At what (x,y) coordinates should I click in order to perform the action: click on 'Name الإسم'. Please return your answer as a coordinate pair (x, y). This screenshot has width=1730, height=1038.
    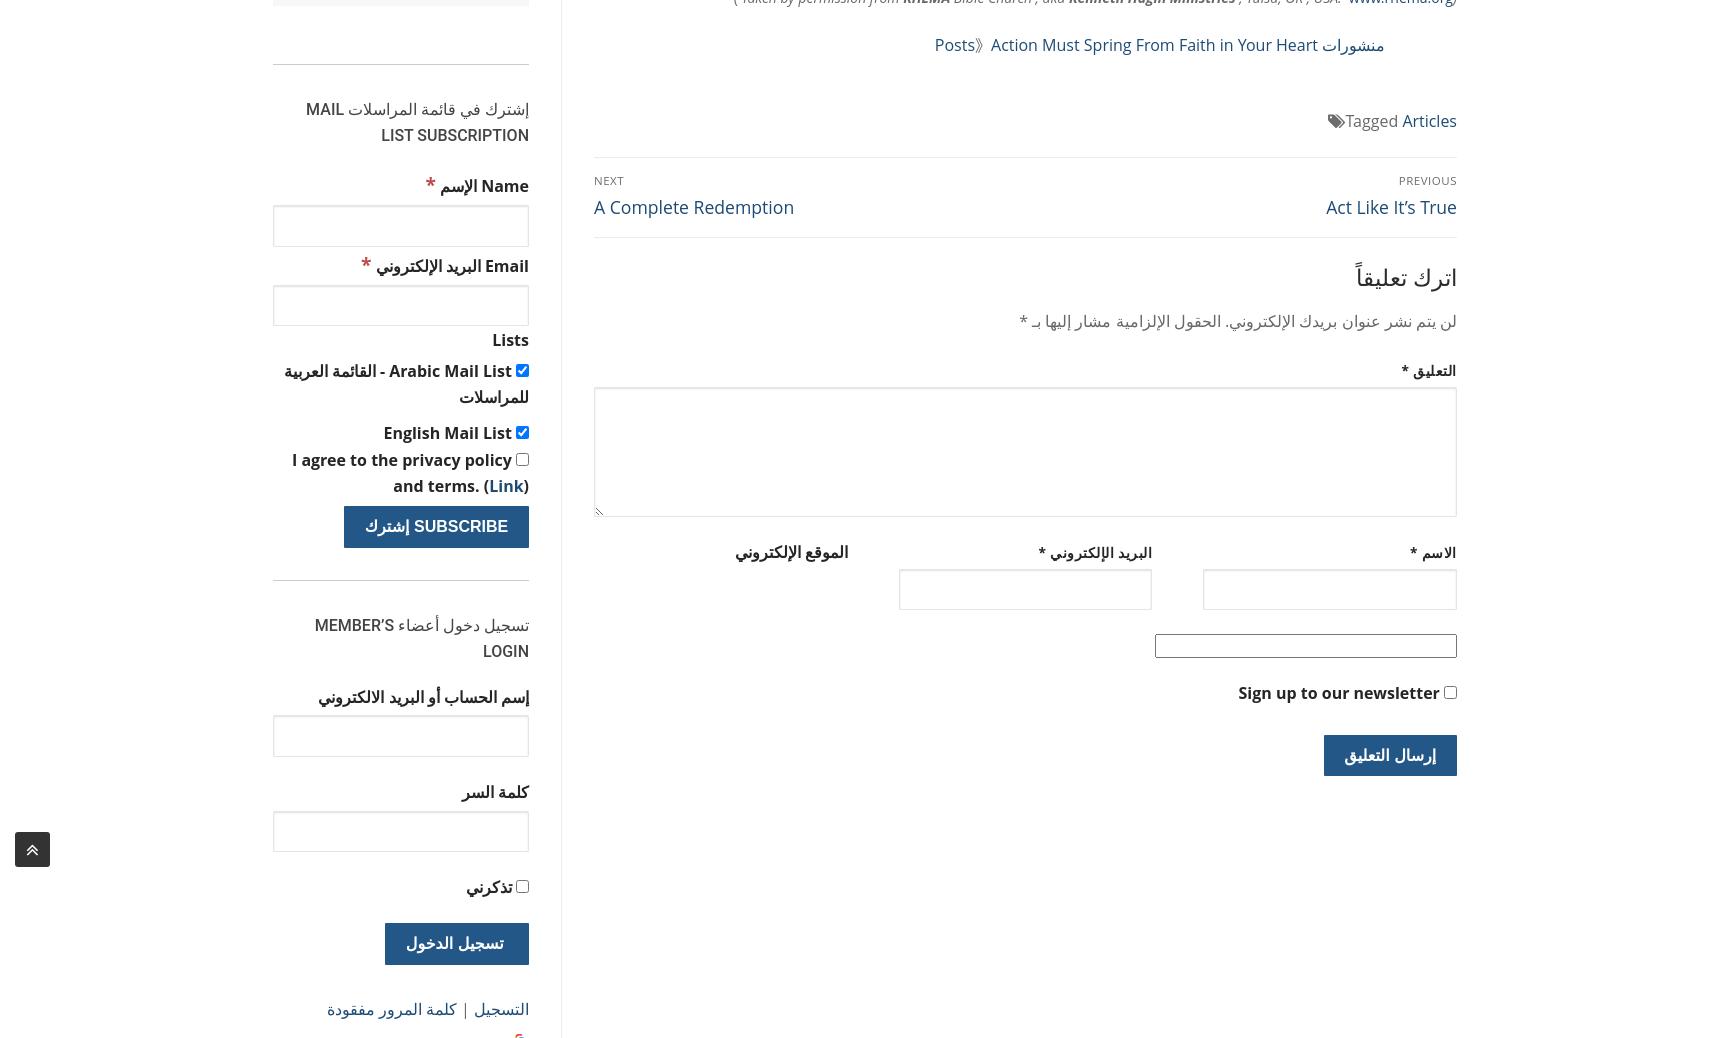
    Looking at the image, I should click on (433, 185).